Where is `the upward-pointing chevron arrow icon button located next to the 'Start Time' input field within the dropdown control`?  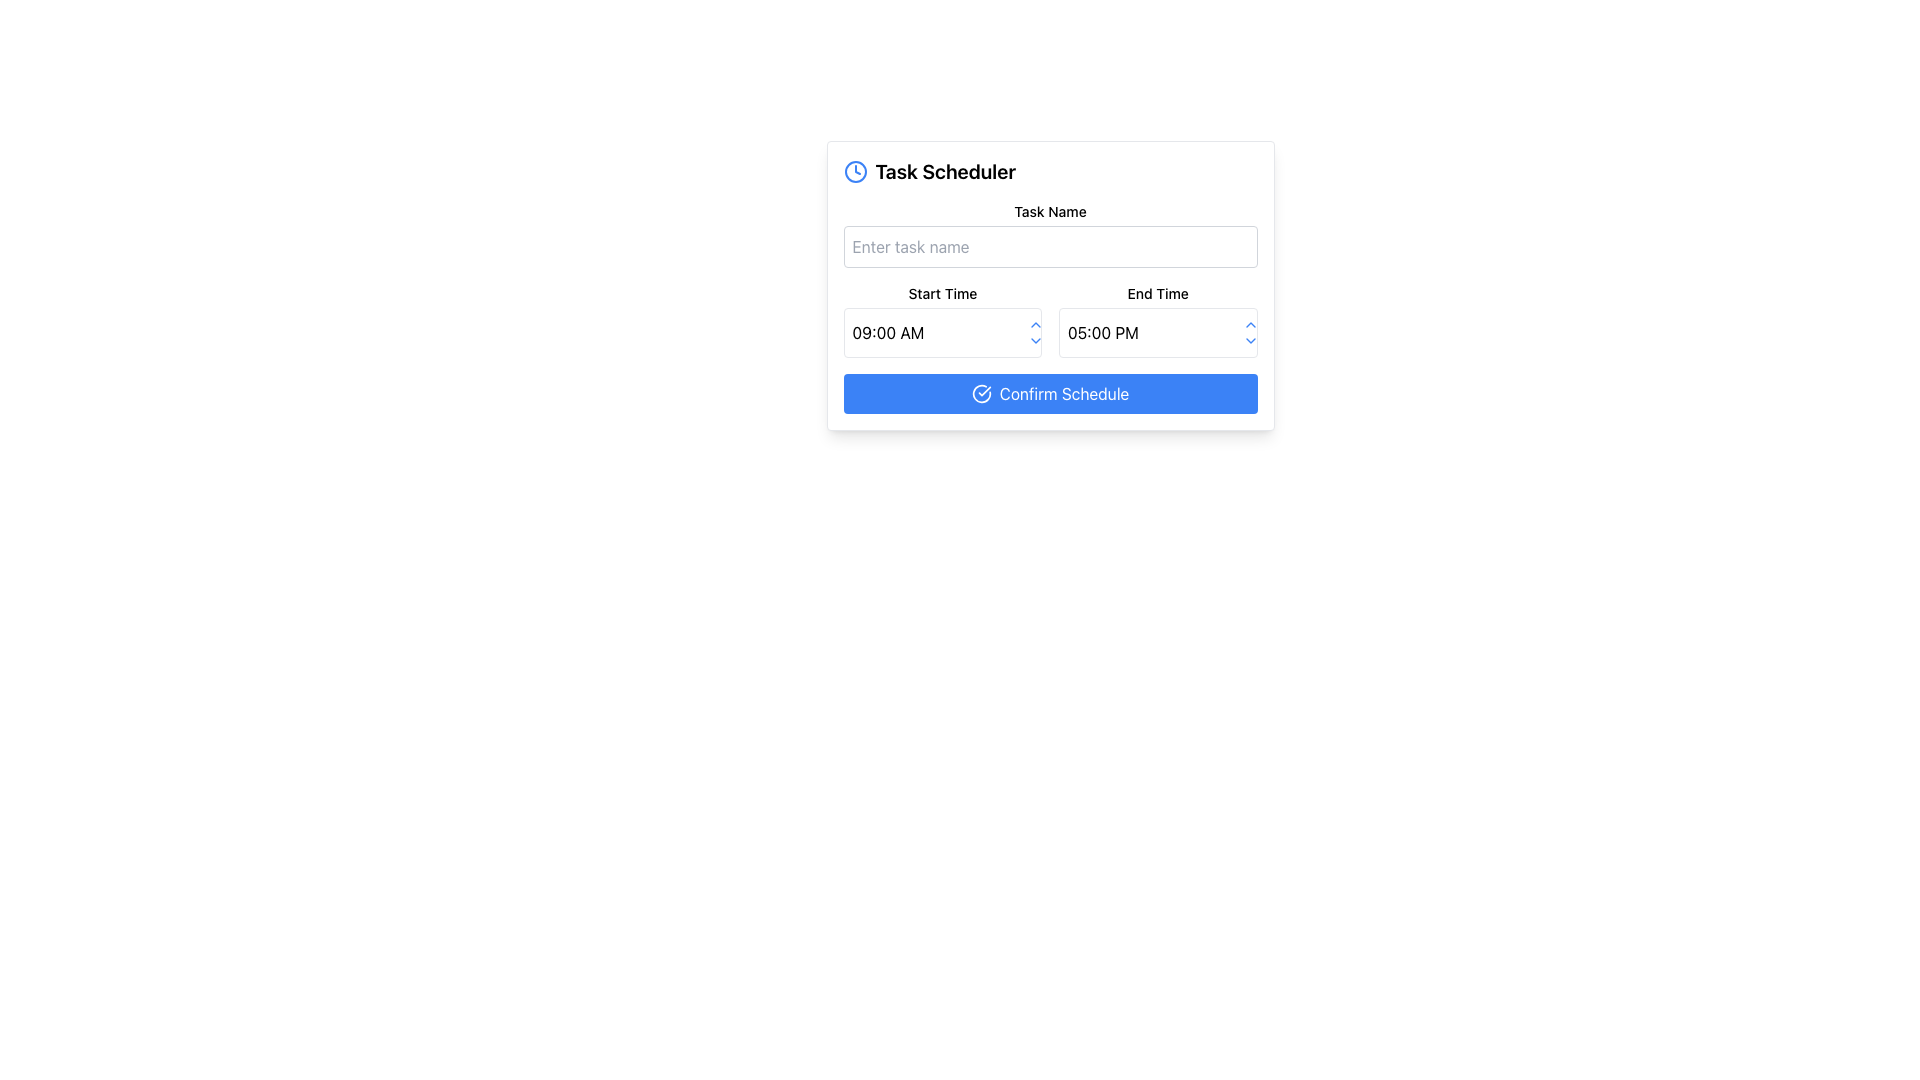
the upward-pointing chevron arrow icon button located next to the 'Start Time' input field within the dropdown control is located at coordinates (1035, 323).